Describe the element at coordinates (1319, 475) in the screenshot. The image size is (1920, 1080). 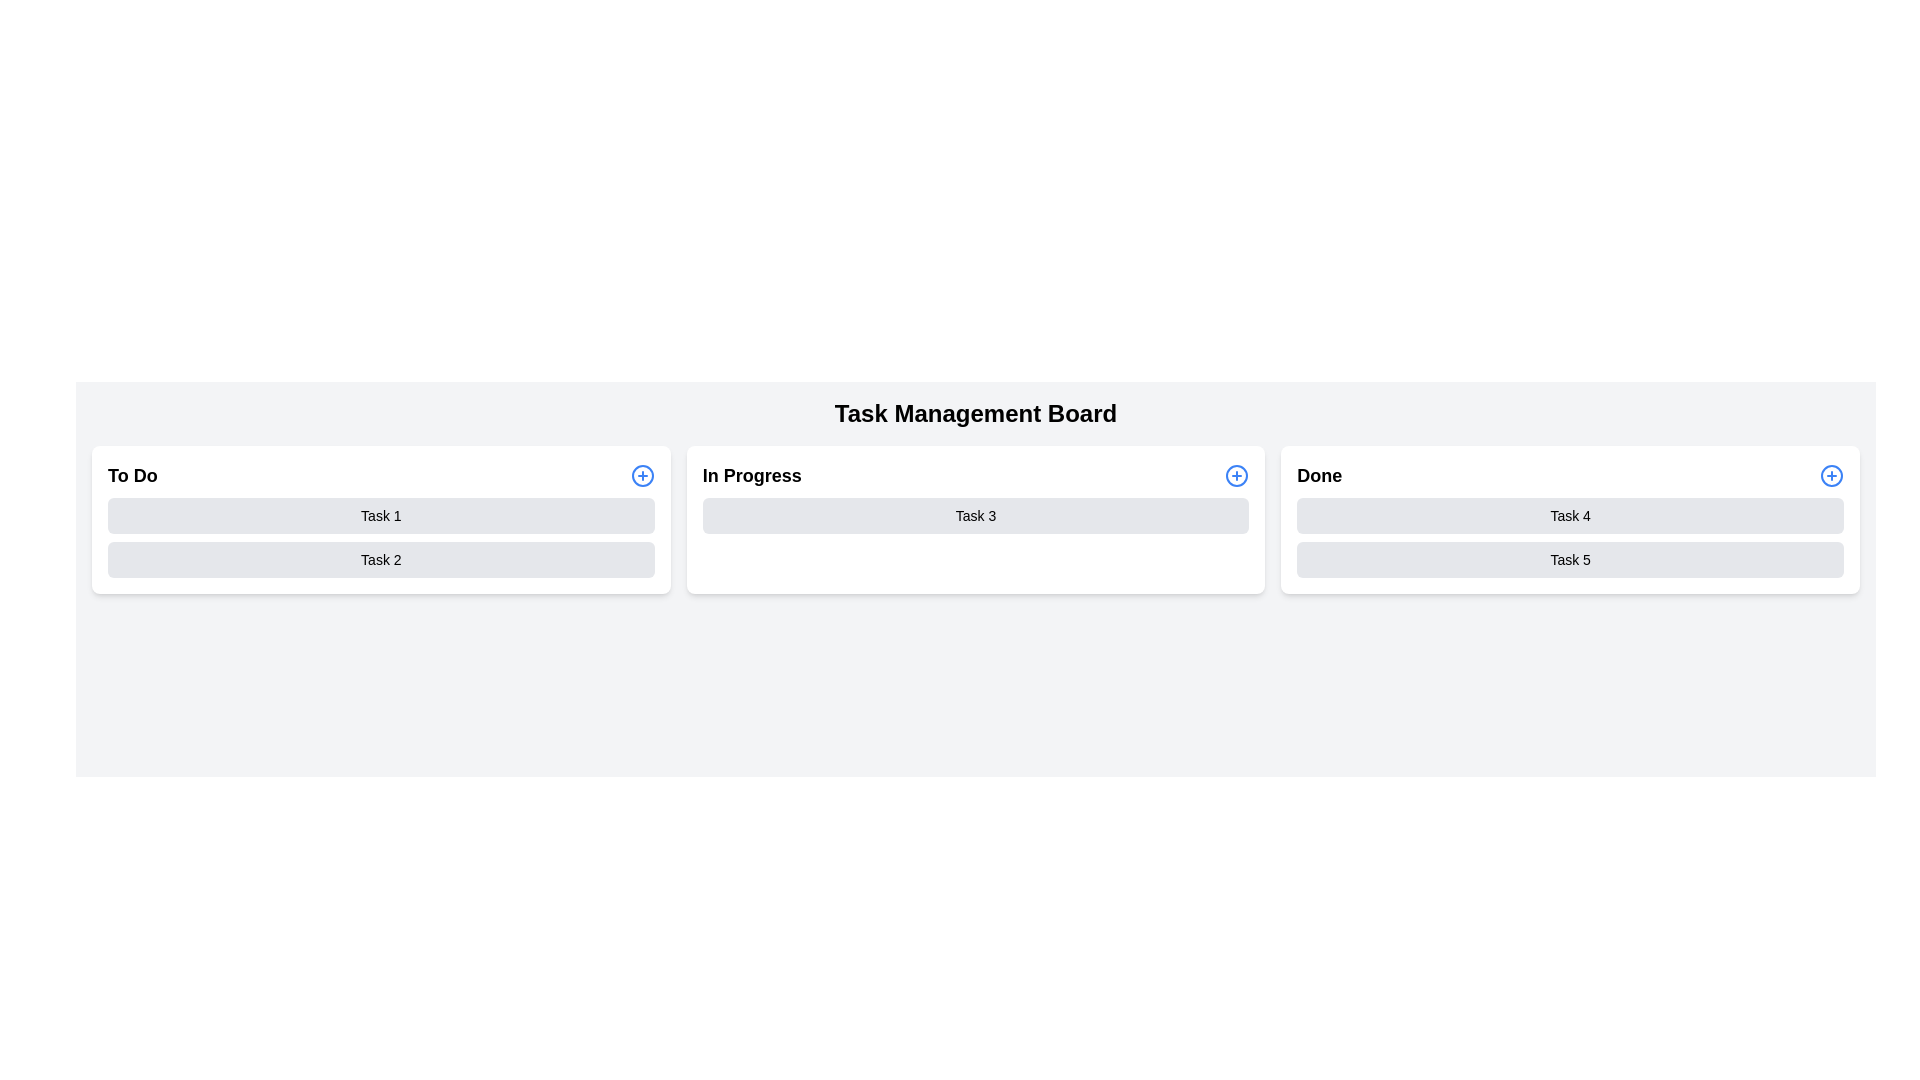
I see `the 'Done' text label, which is prominently displayed in bold at the top of the 'Done' task column` at that location.